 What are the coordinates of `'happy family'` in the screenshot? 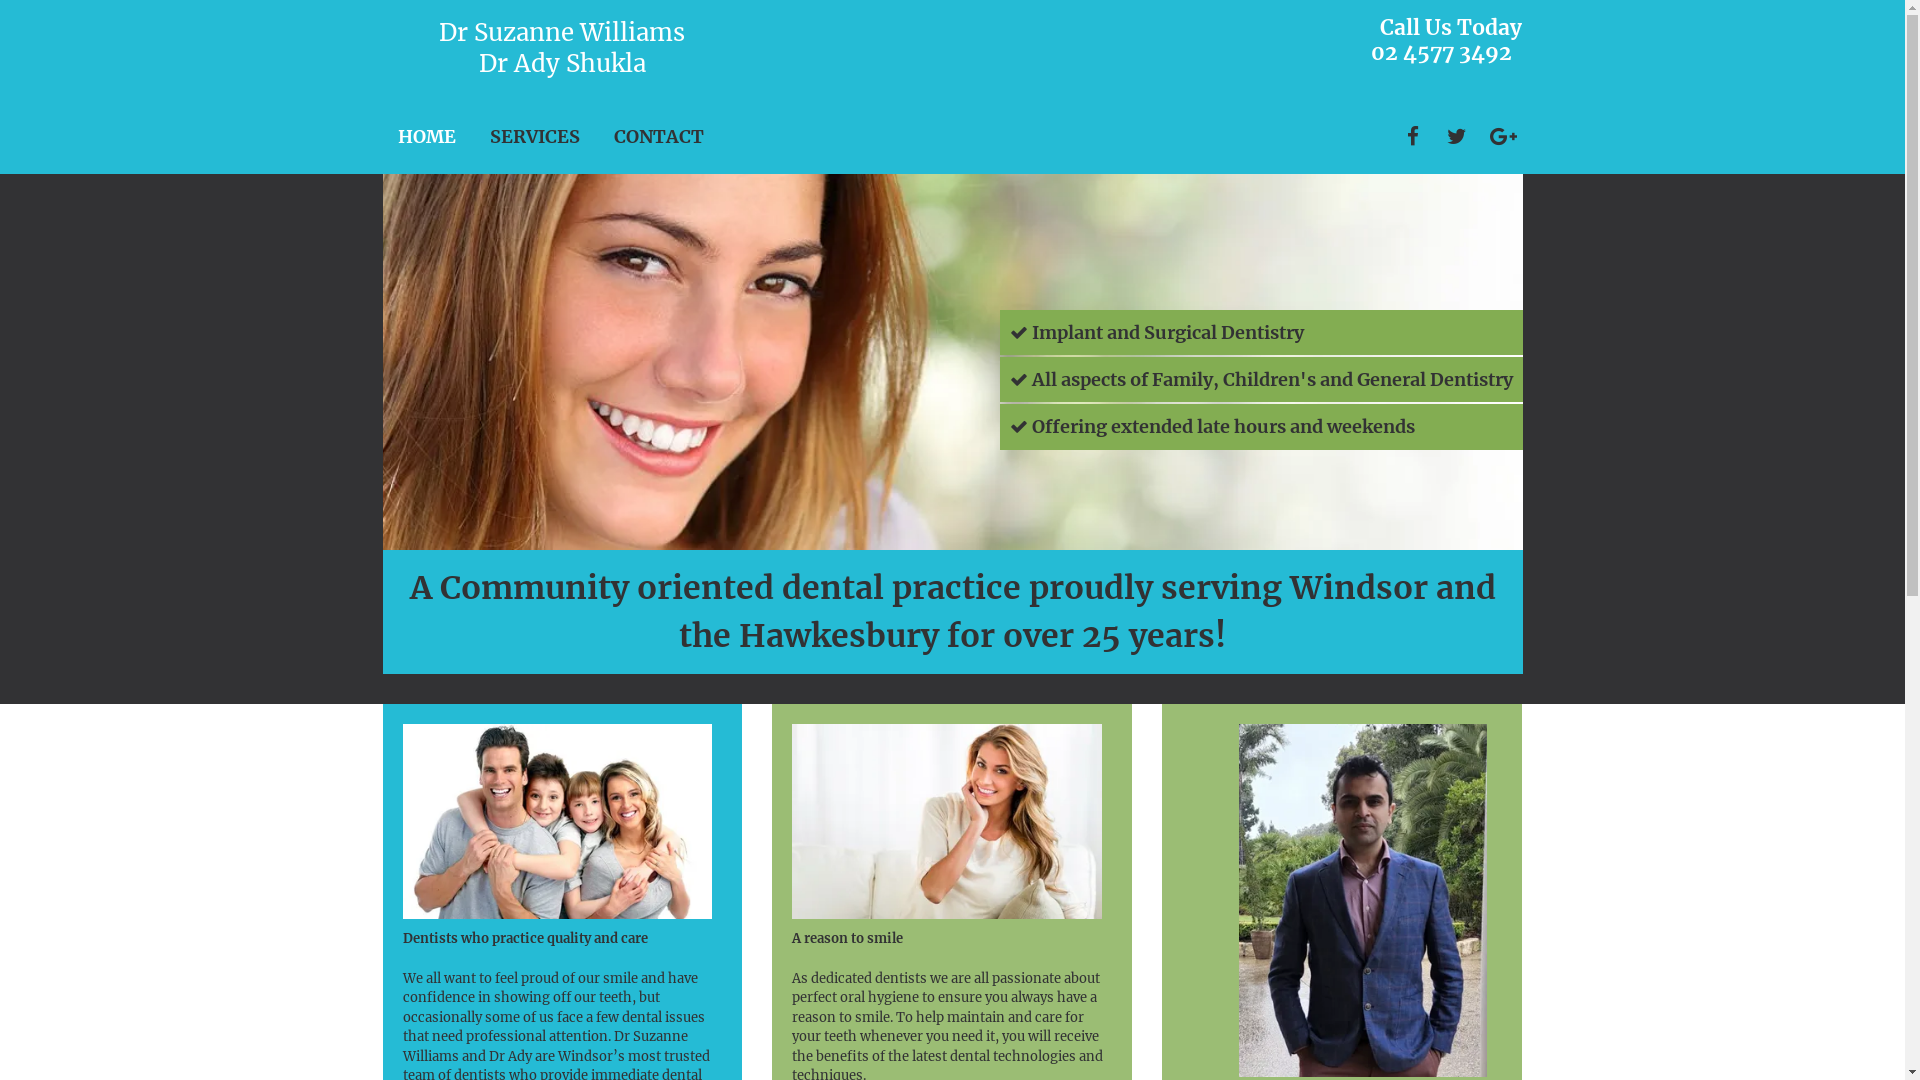 It's located at (556, 821).